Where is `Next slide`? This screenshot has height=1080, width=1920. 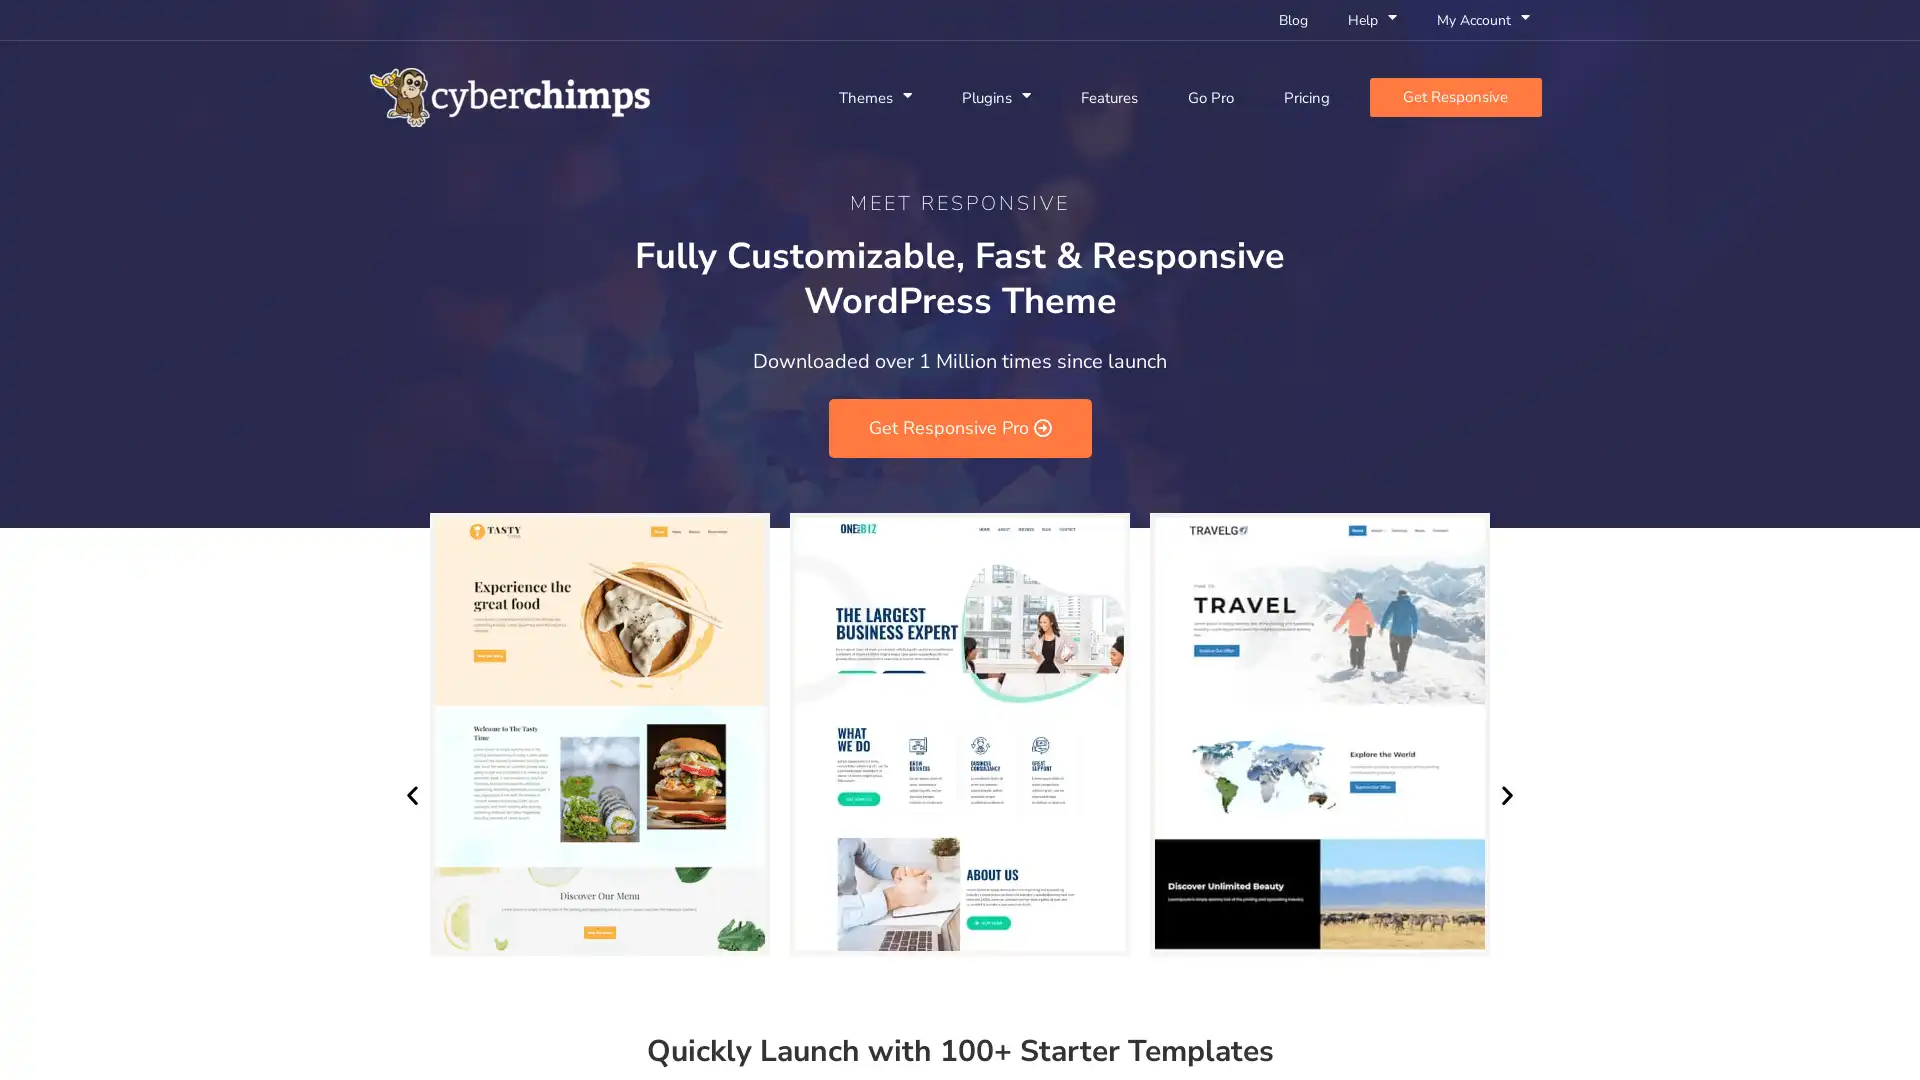 Next slide is located at coordinates (1507, 793).